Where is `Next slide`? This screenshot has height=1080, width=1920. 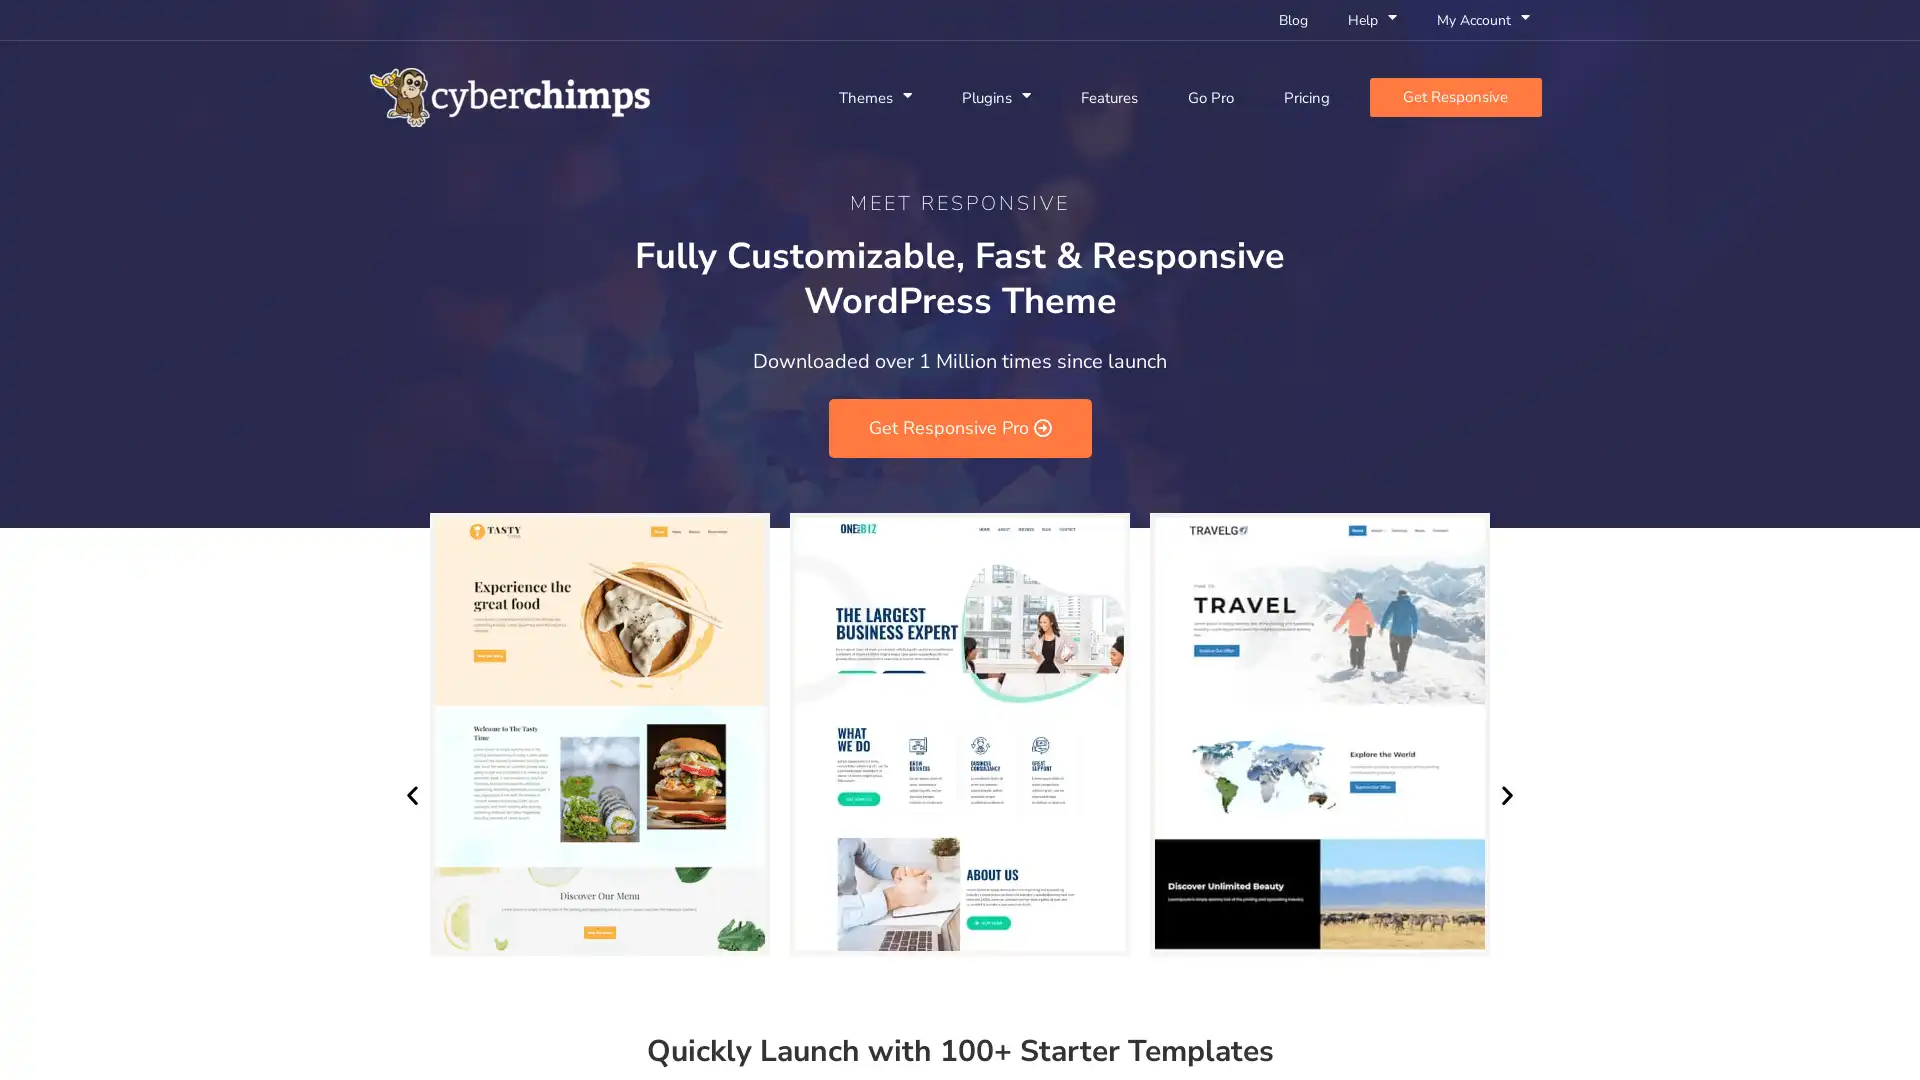 Next slide is located at coordinates (1507, 793).